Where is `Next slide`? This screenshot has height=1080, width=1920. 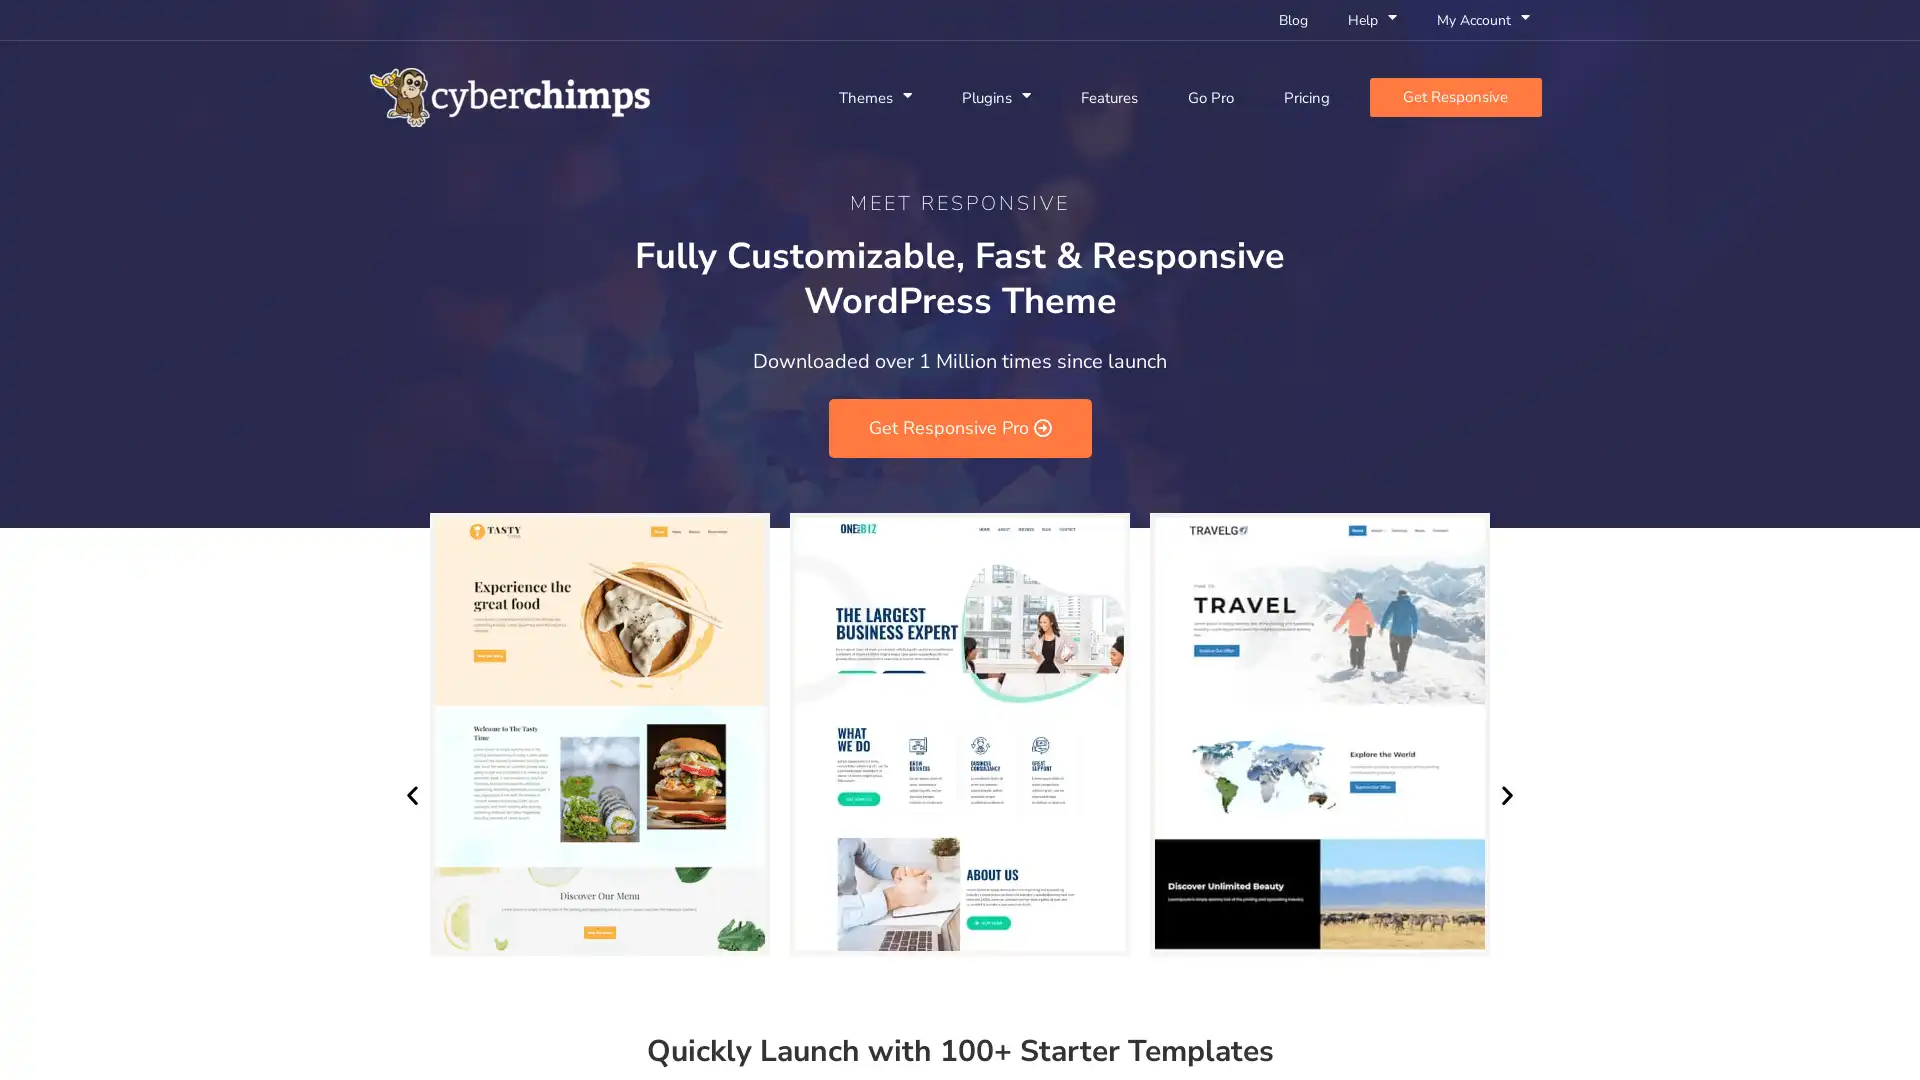 Next slide is located at coordinates (1507, 793).